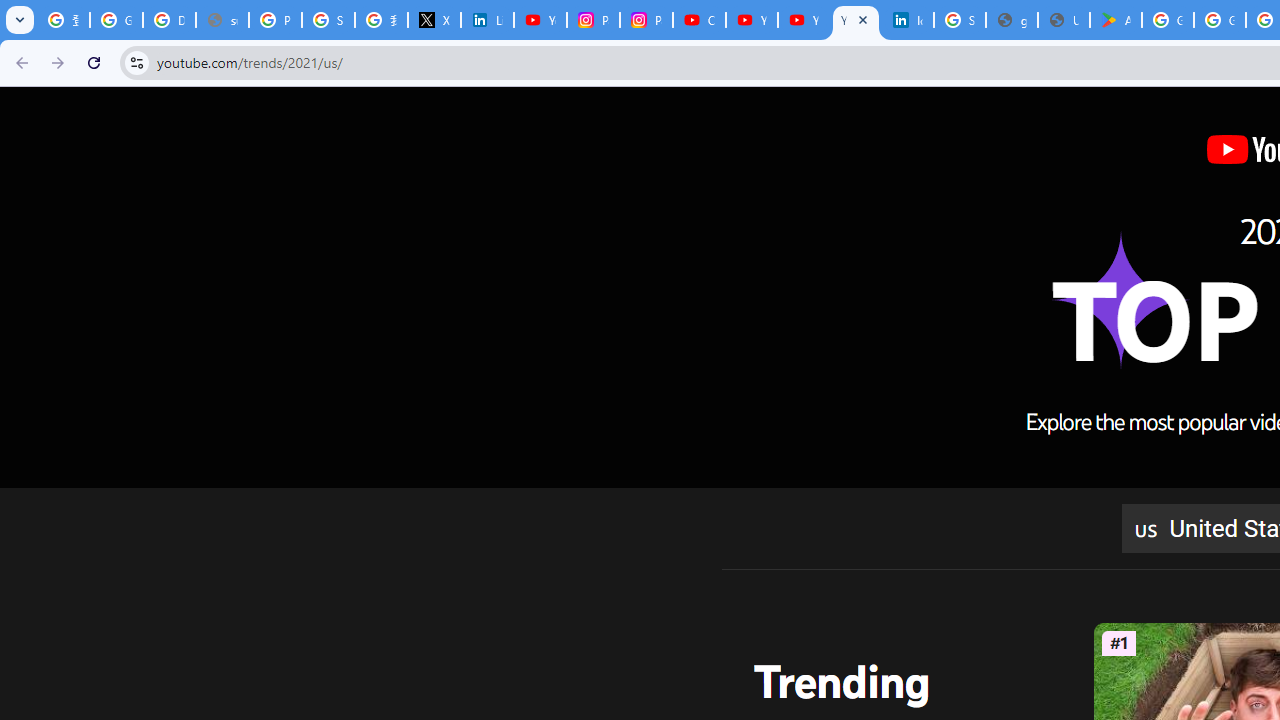 The width and height of the screenshot is (1280, 720). I want to click on 'YouTube Culture & Trends - YouTube Top 10, 2021', so click(803, 20).